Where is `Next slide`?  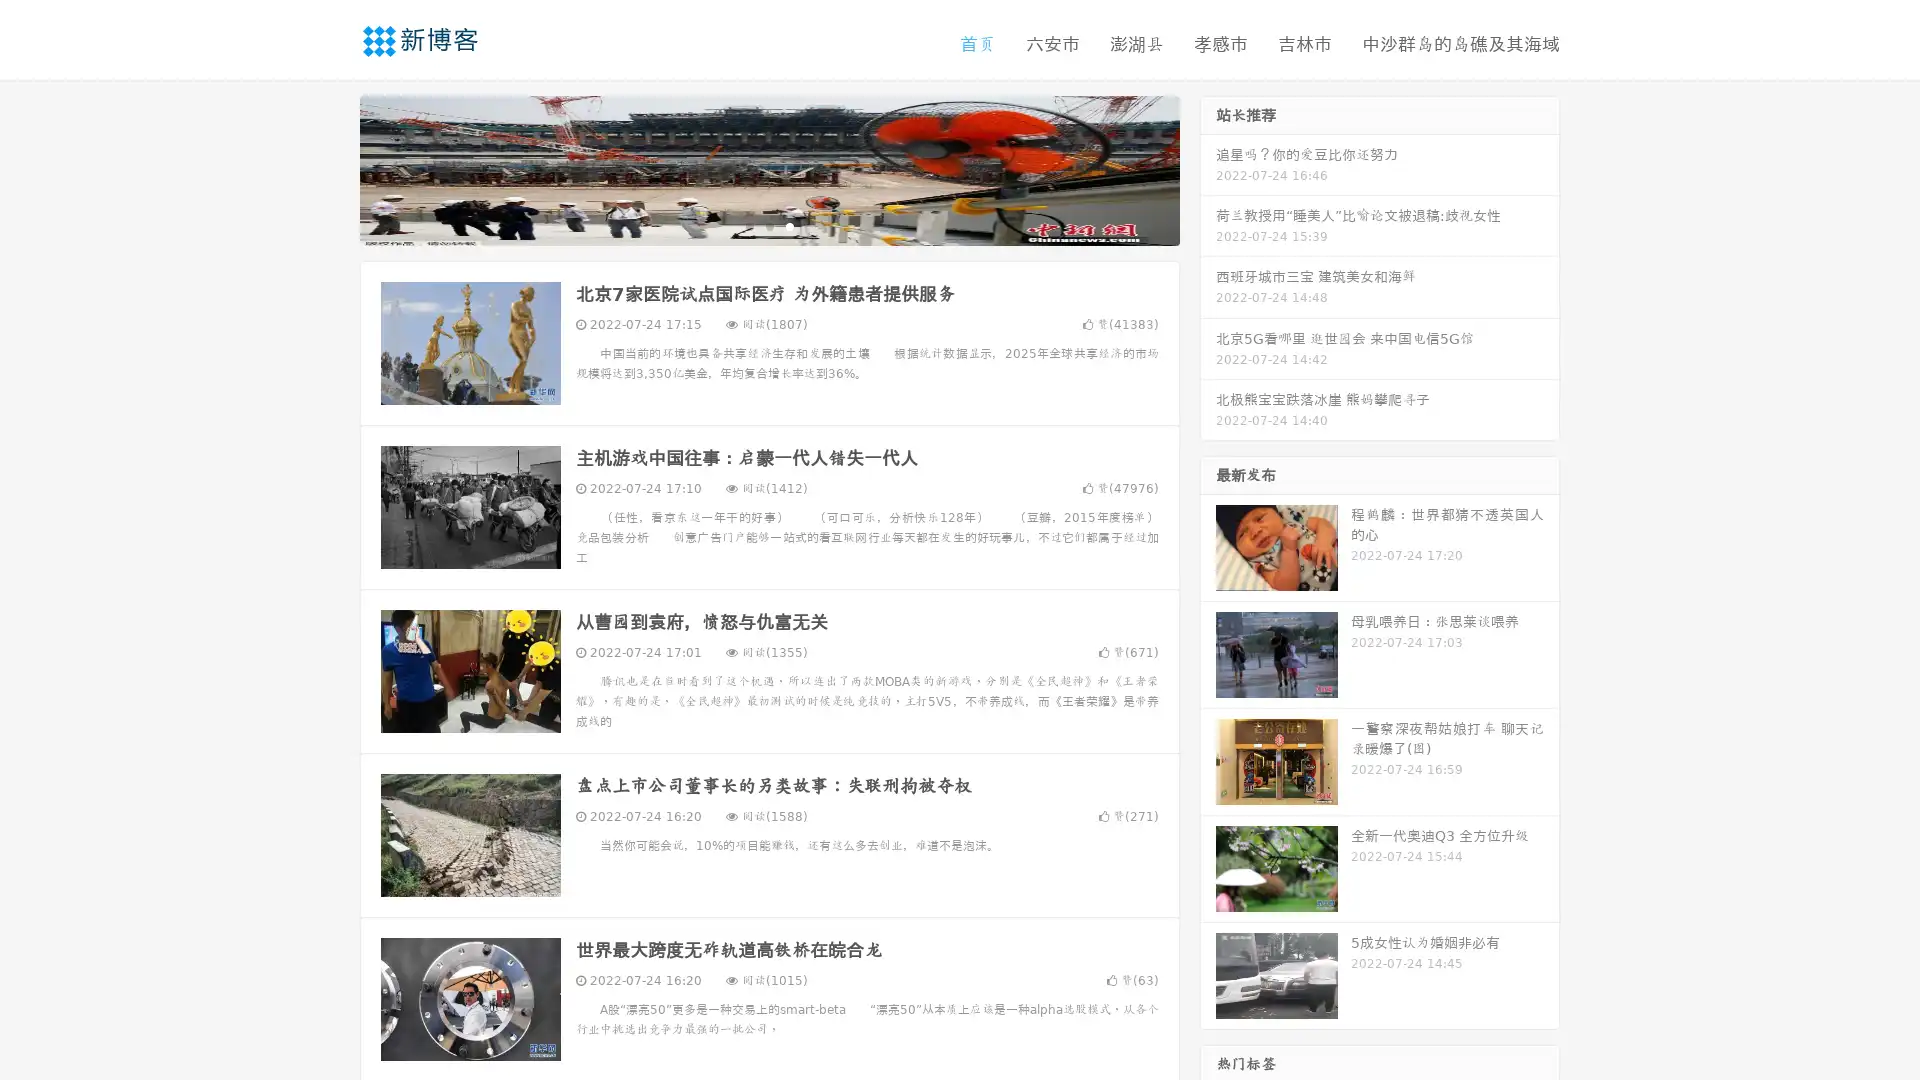 Next slide is located at coordinates (1208, 168).